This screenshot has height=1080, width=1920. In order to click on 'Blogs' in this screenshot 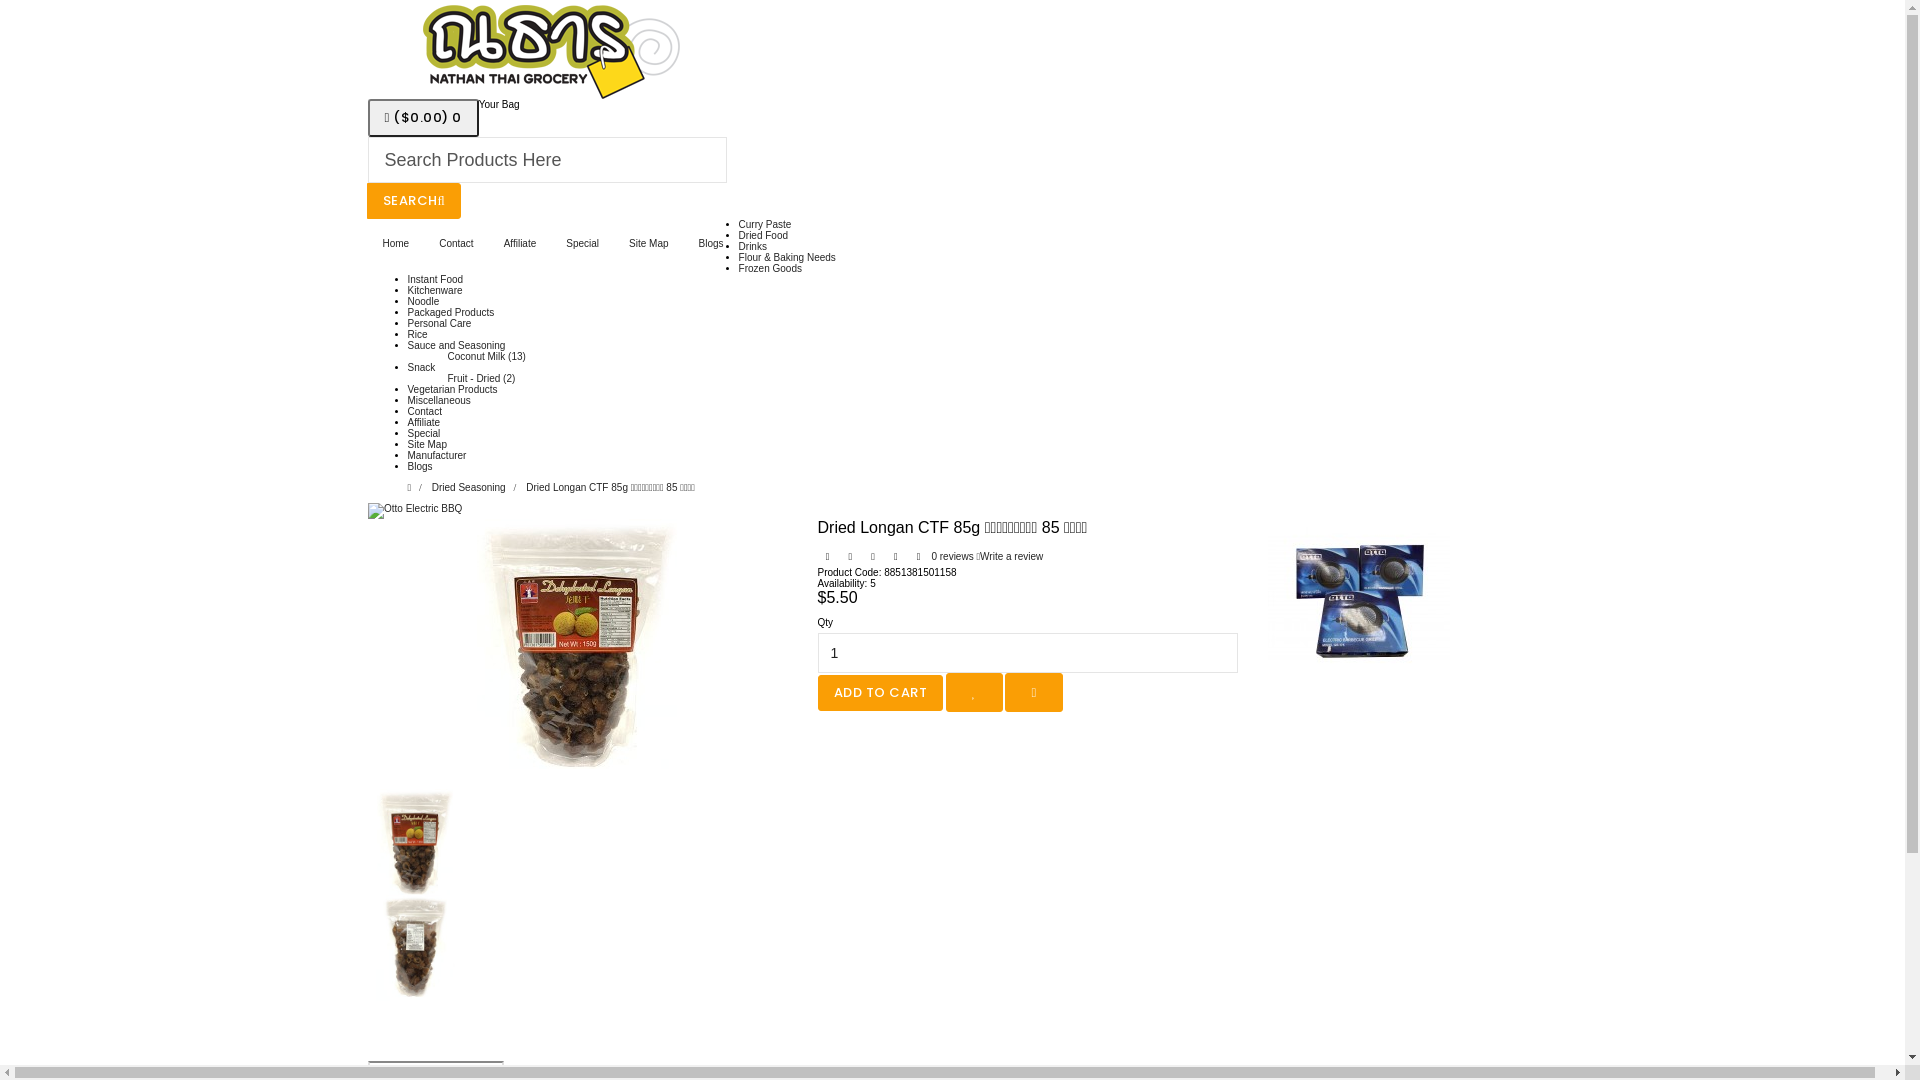, I will do `click(711, 242)`.